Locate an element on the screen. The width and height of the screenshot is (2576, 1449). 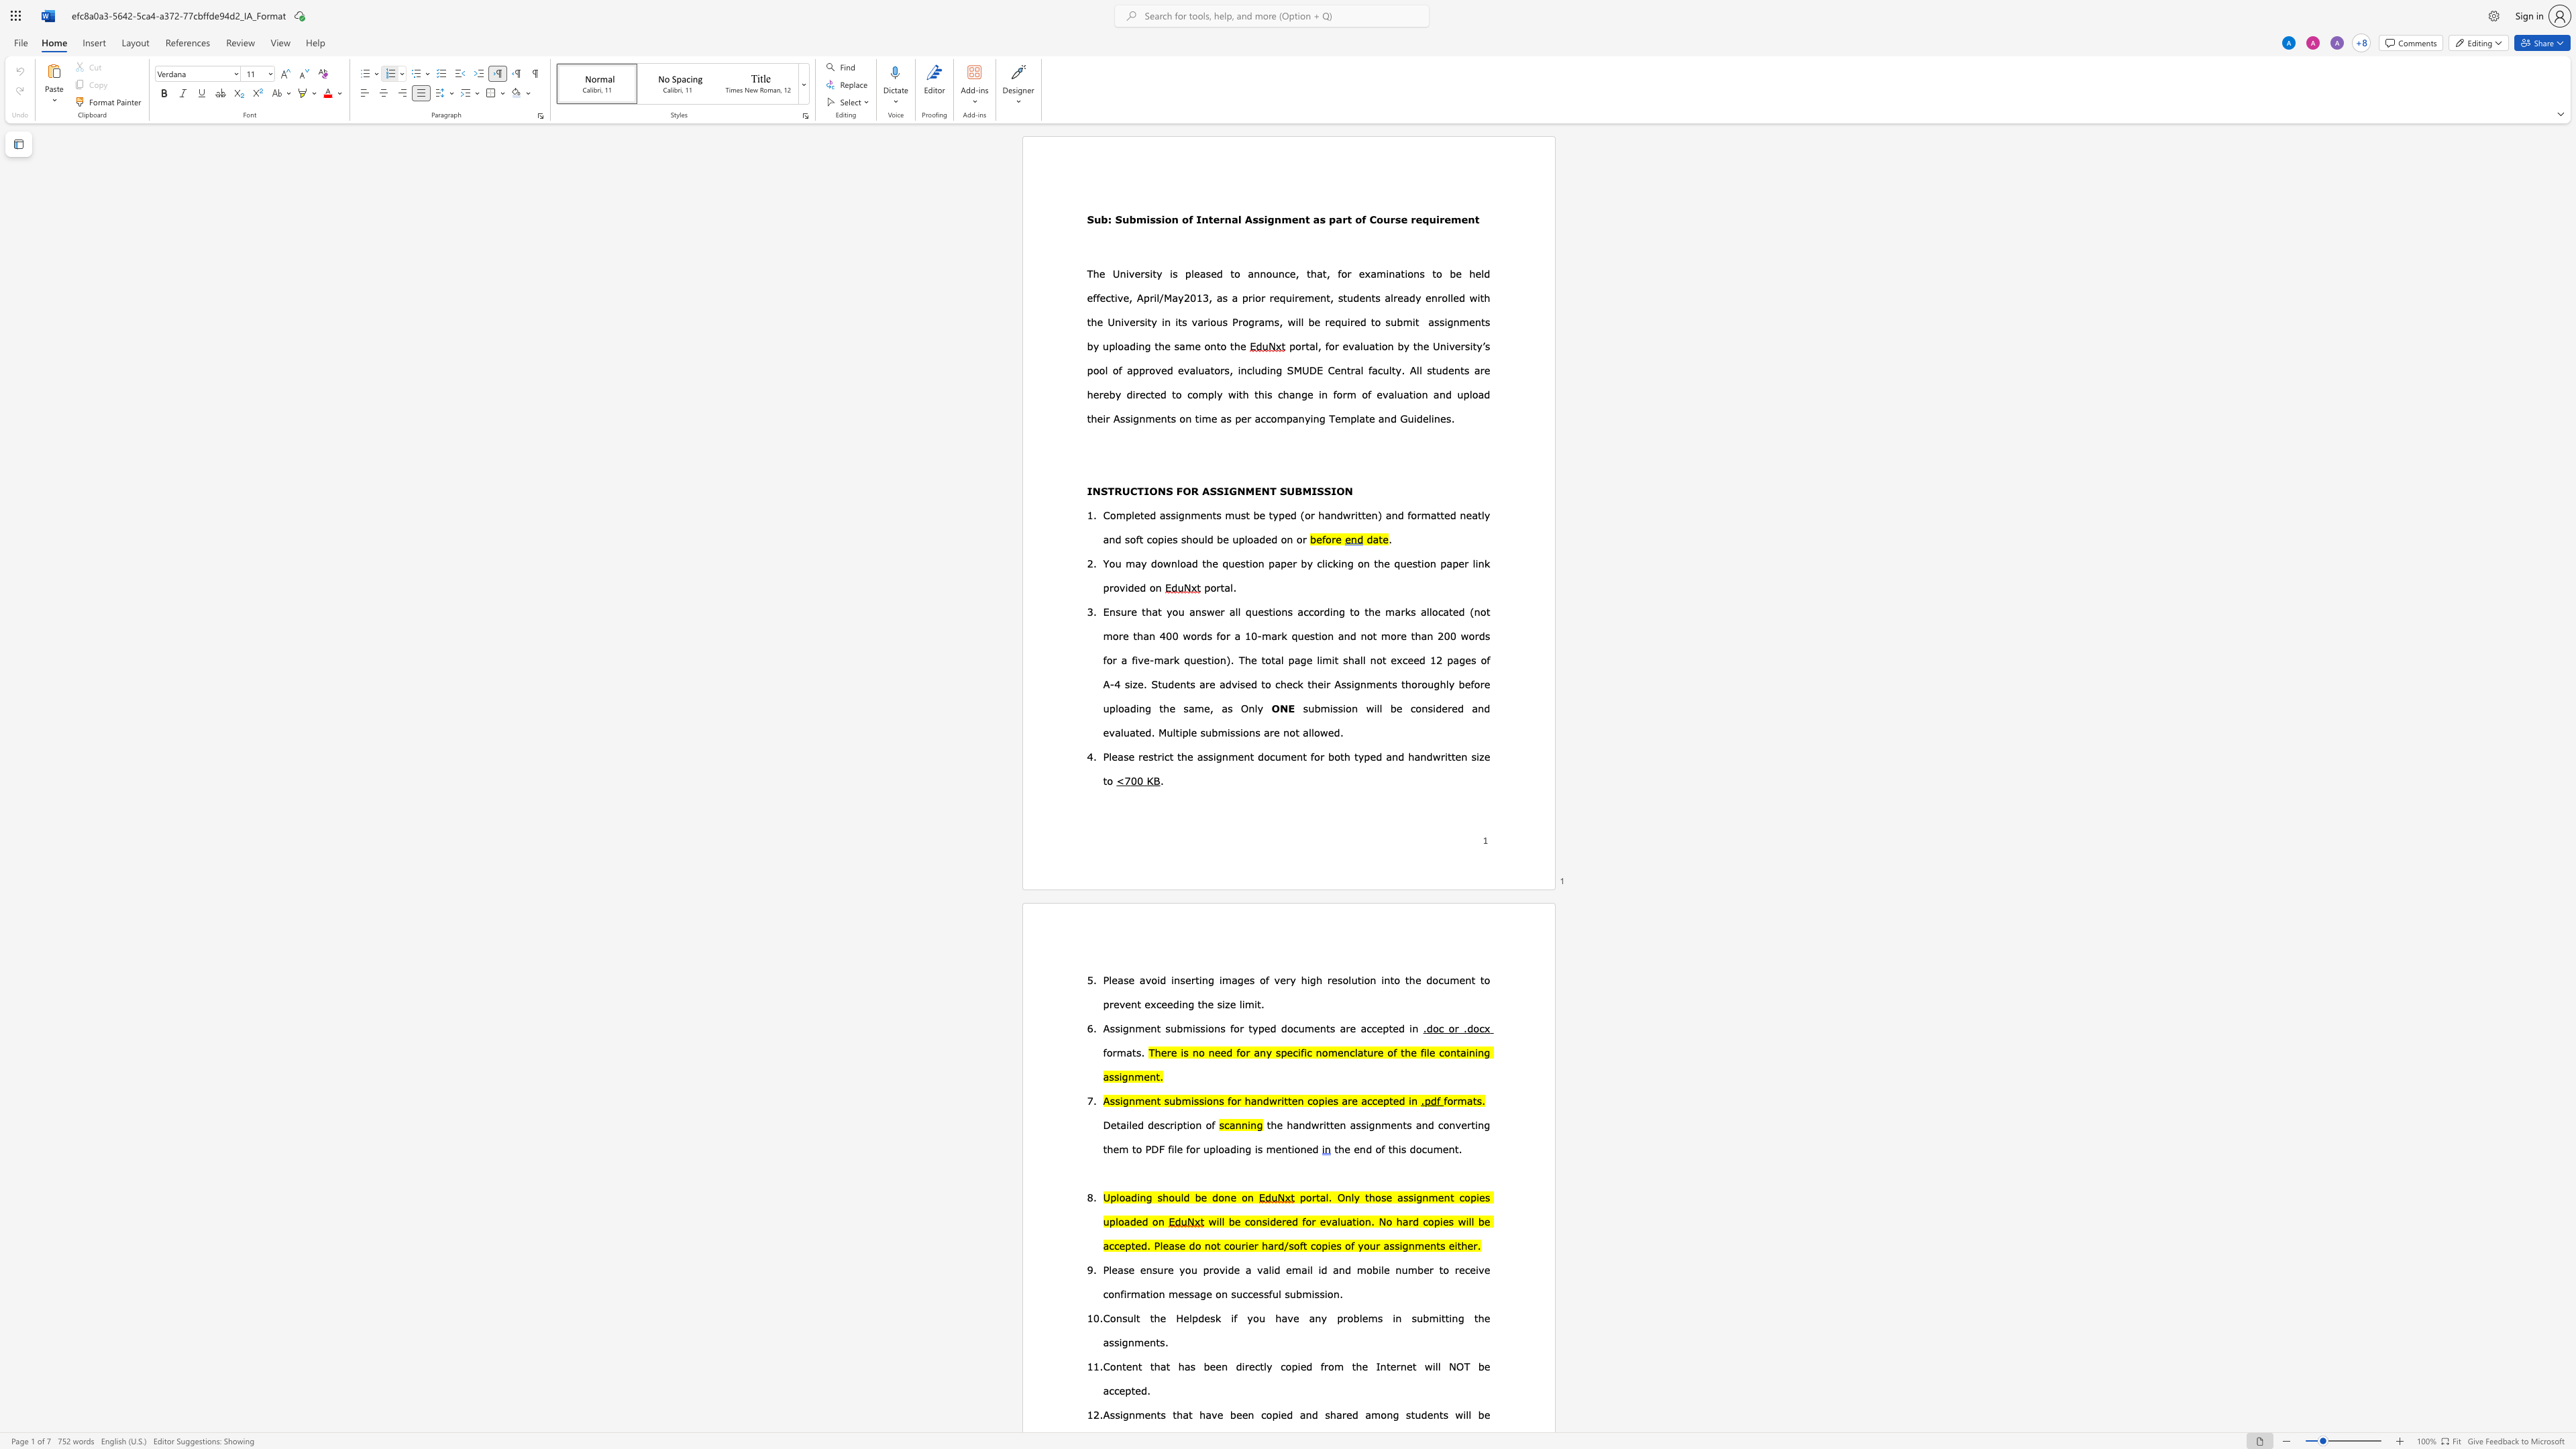
the space between the continuous character "h" and "a" in the text is located at coordinates (1413, 756).